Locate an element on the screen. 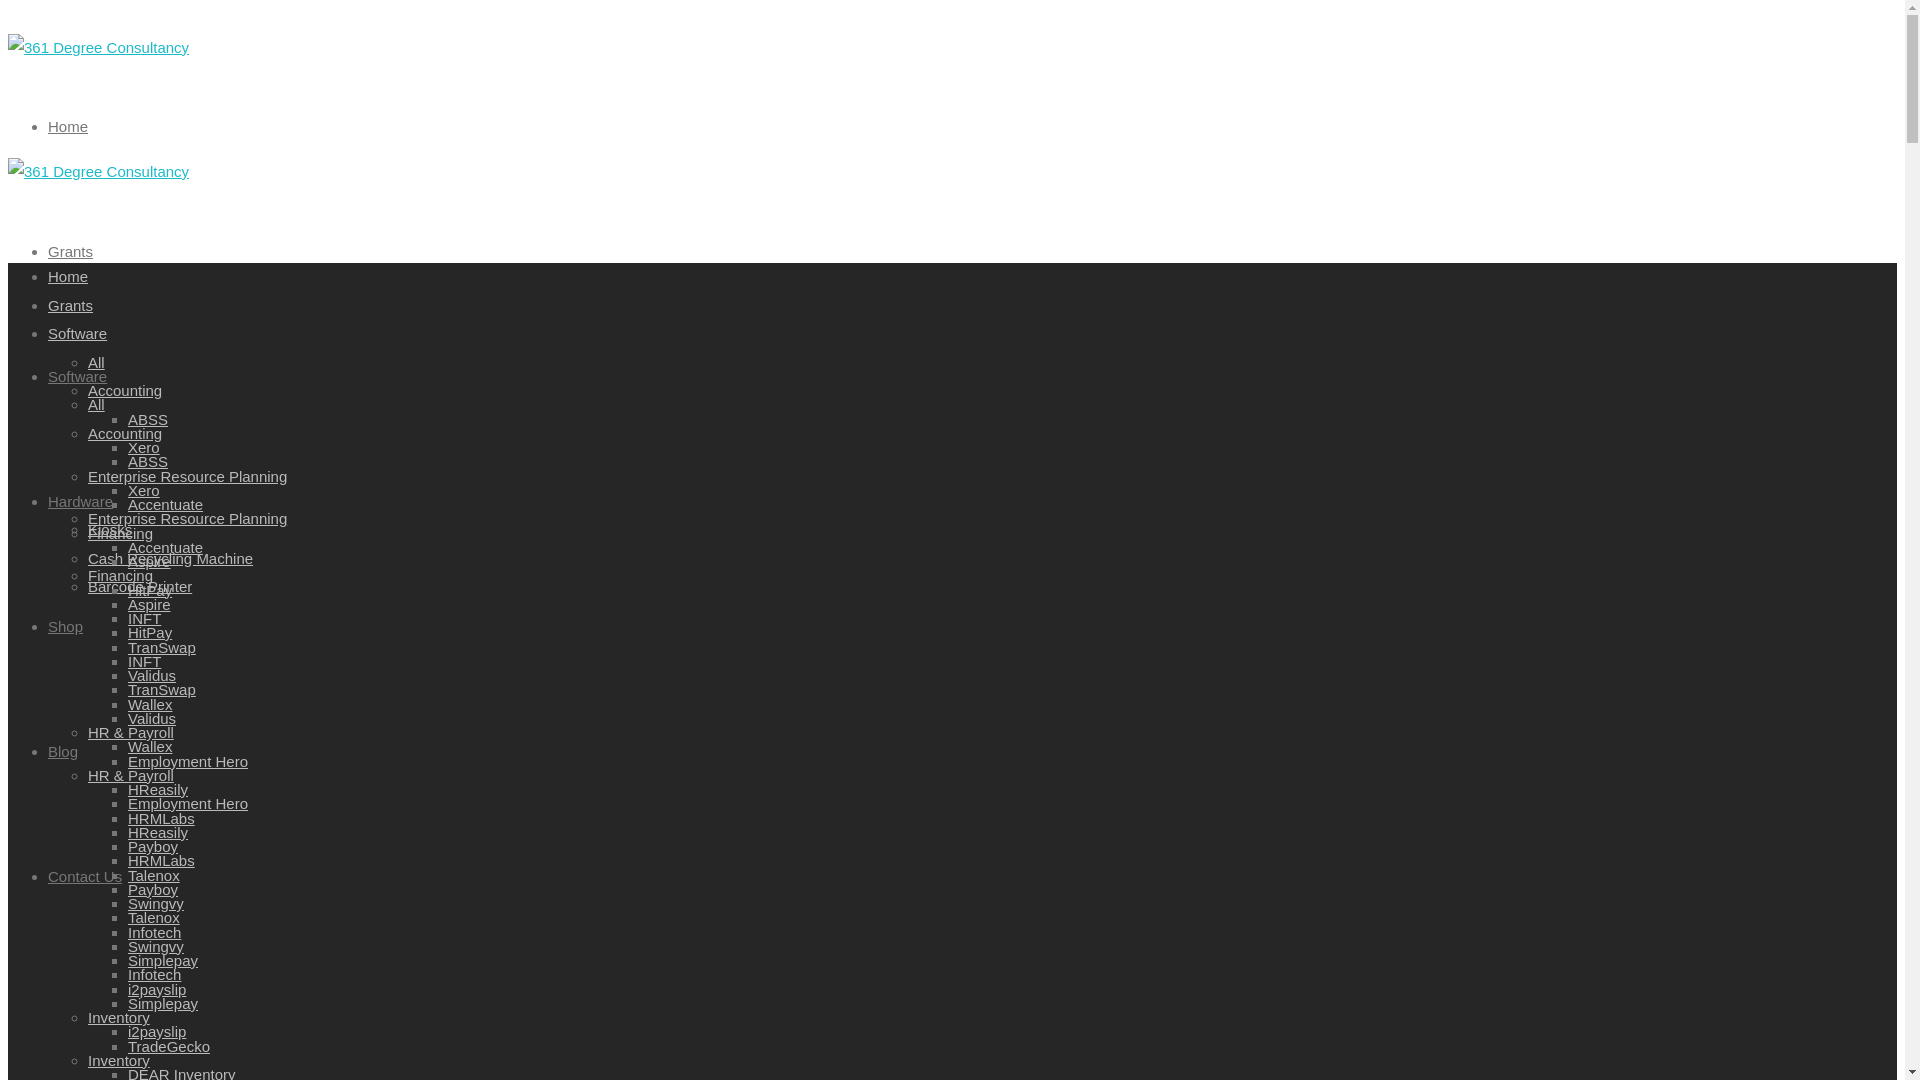 The width and height of the screenshot is (1920, 1080). 'Validus' is located at coordinates (151, 717).